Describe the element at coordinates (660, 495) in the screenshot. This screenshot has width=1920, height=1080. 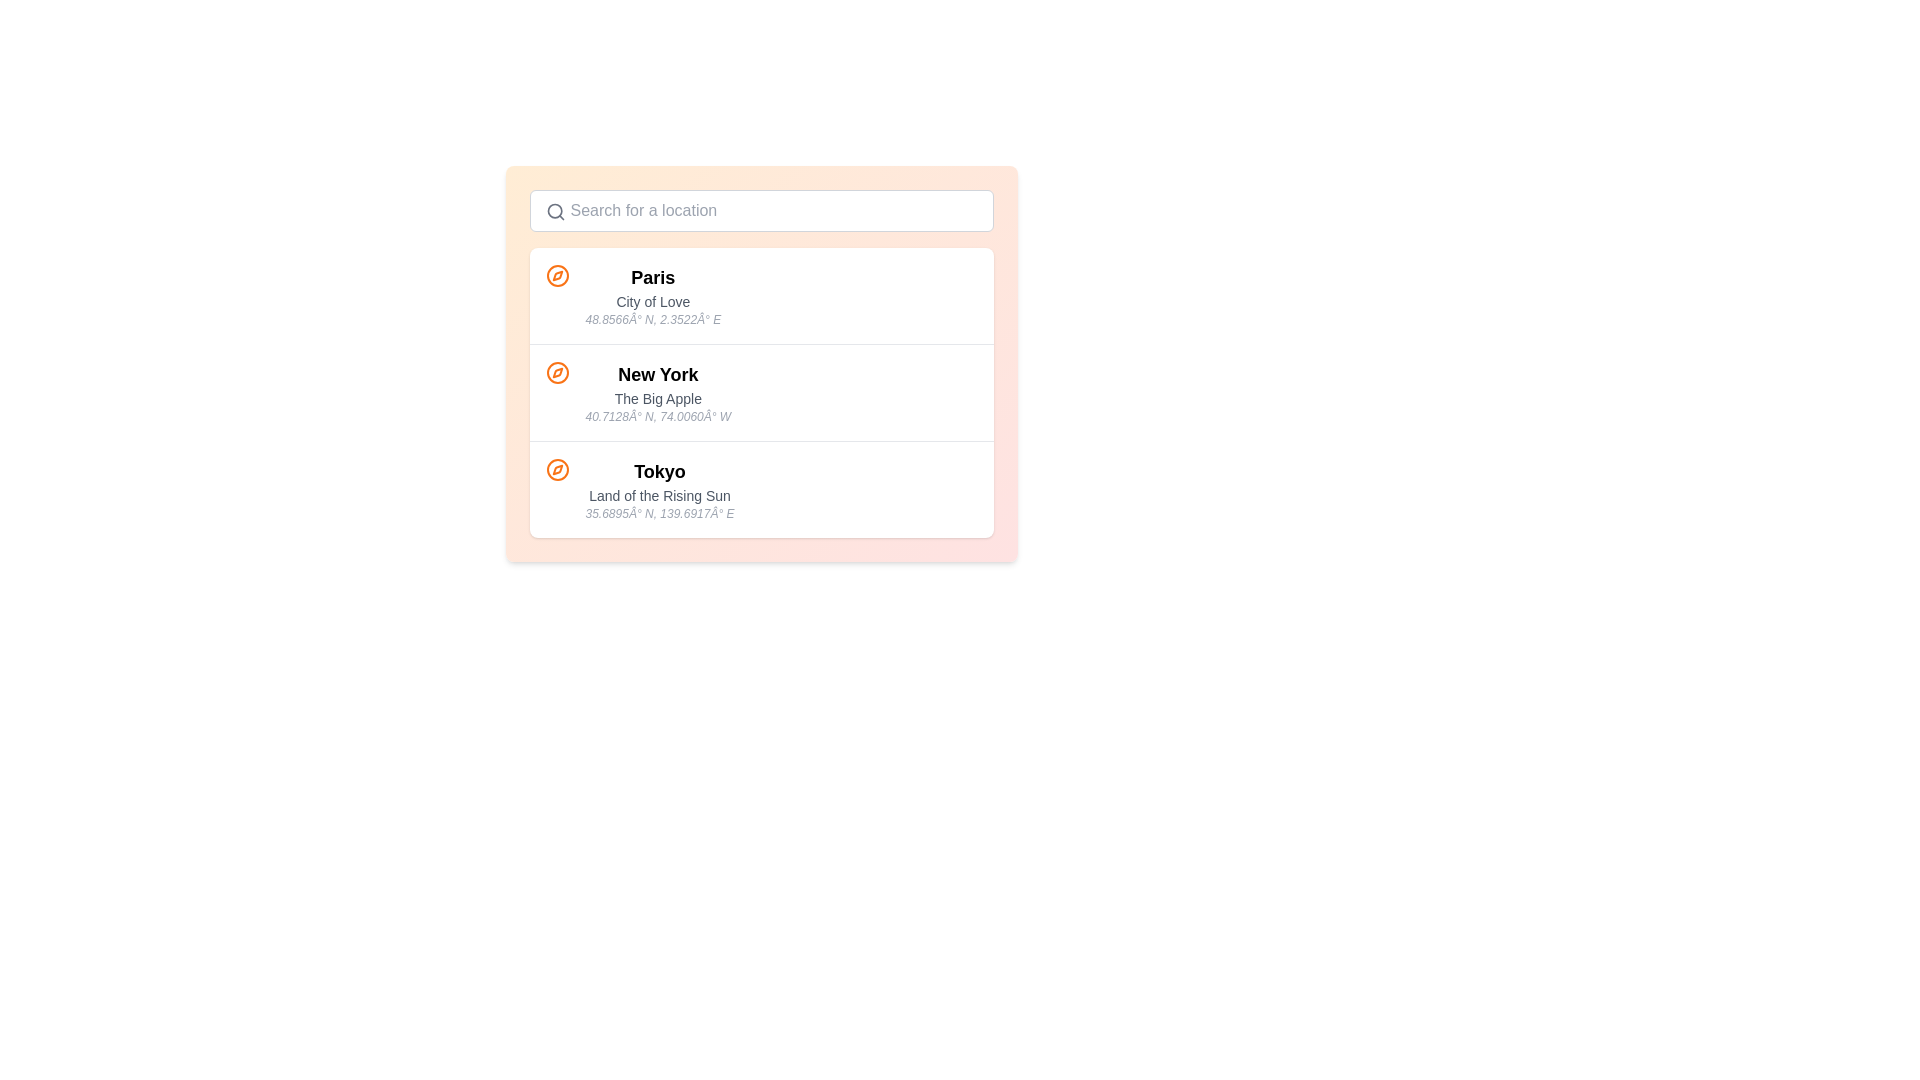
I see `the text label displaying 'Land of the Rising Sun', which is positioned below 'Tokyo' and above '35.6895° N, 139.6917° E' in the vertical list view` at that location.